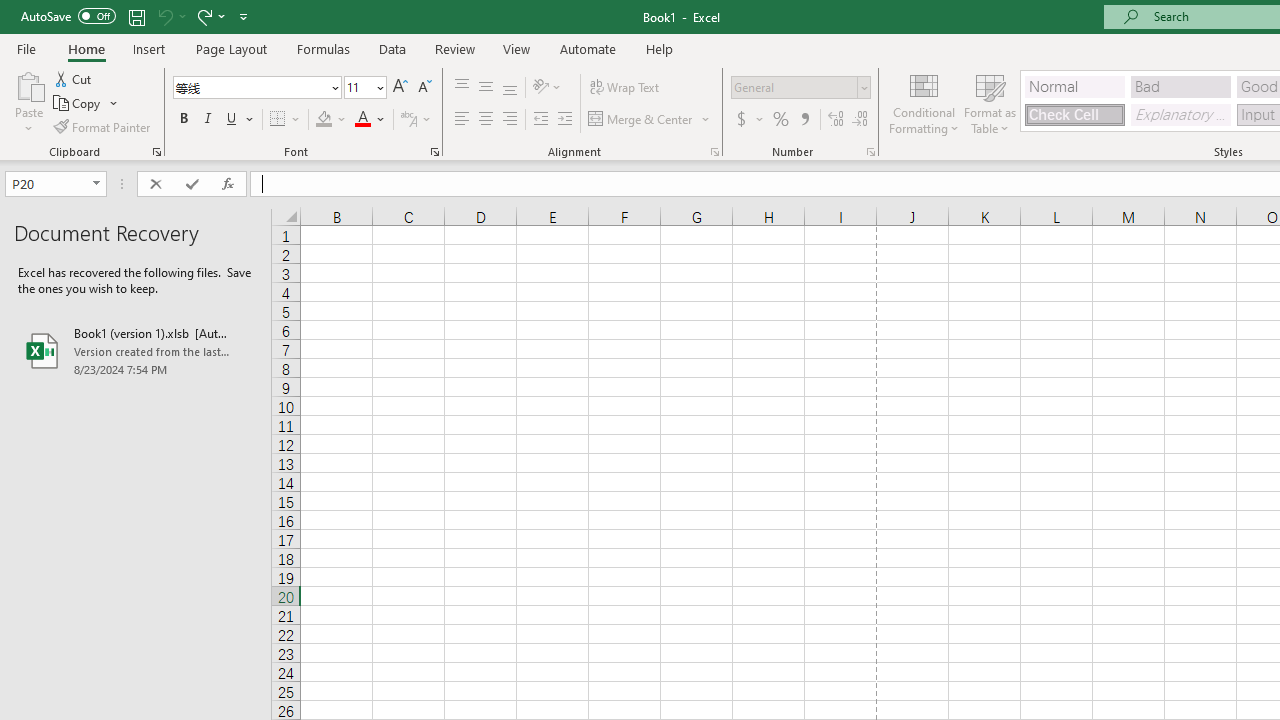  What do you see at coordinates (923, 103) in the screenshot?
I see `'Conditional Formatting'` at bounding box center [923, 103].